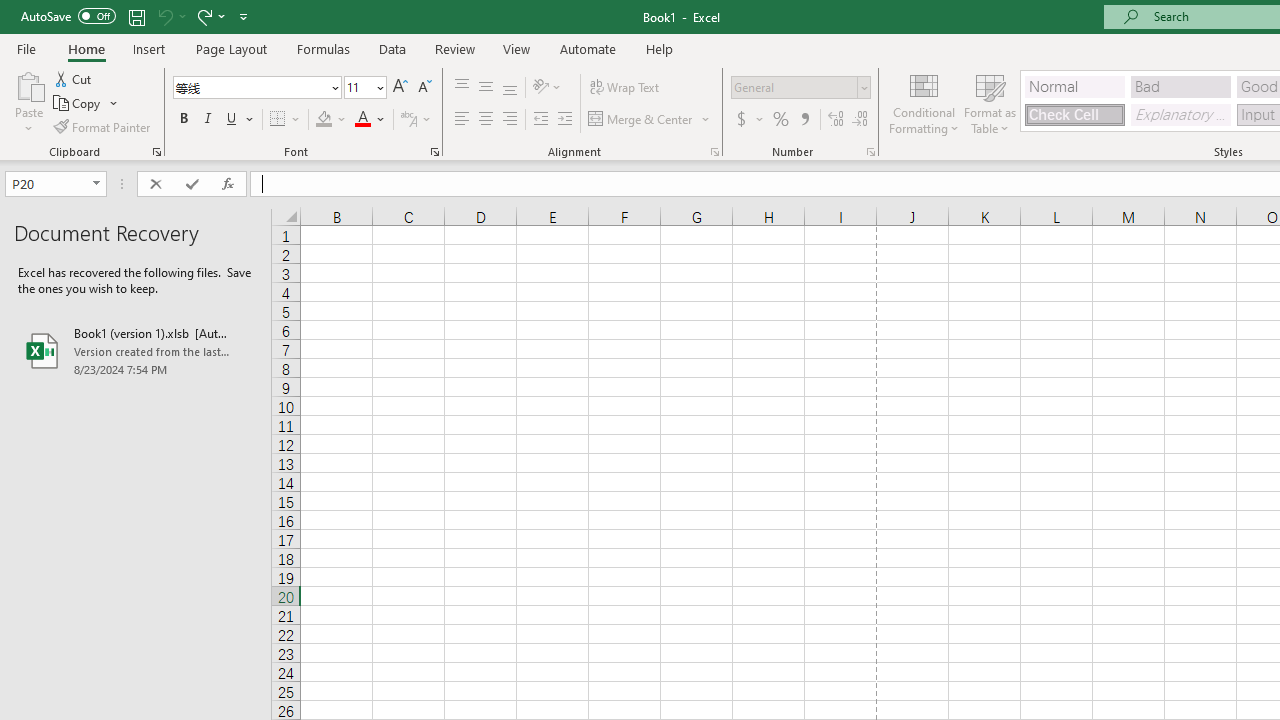  What do you see at coordinates (923, 103) in the screenshot?
I see `'Conditional Formatting'` at bounding box center [923, 103].